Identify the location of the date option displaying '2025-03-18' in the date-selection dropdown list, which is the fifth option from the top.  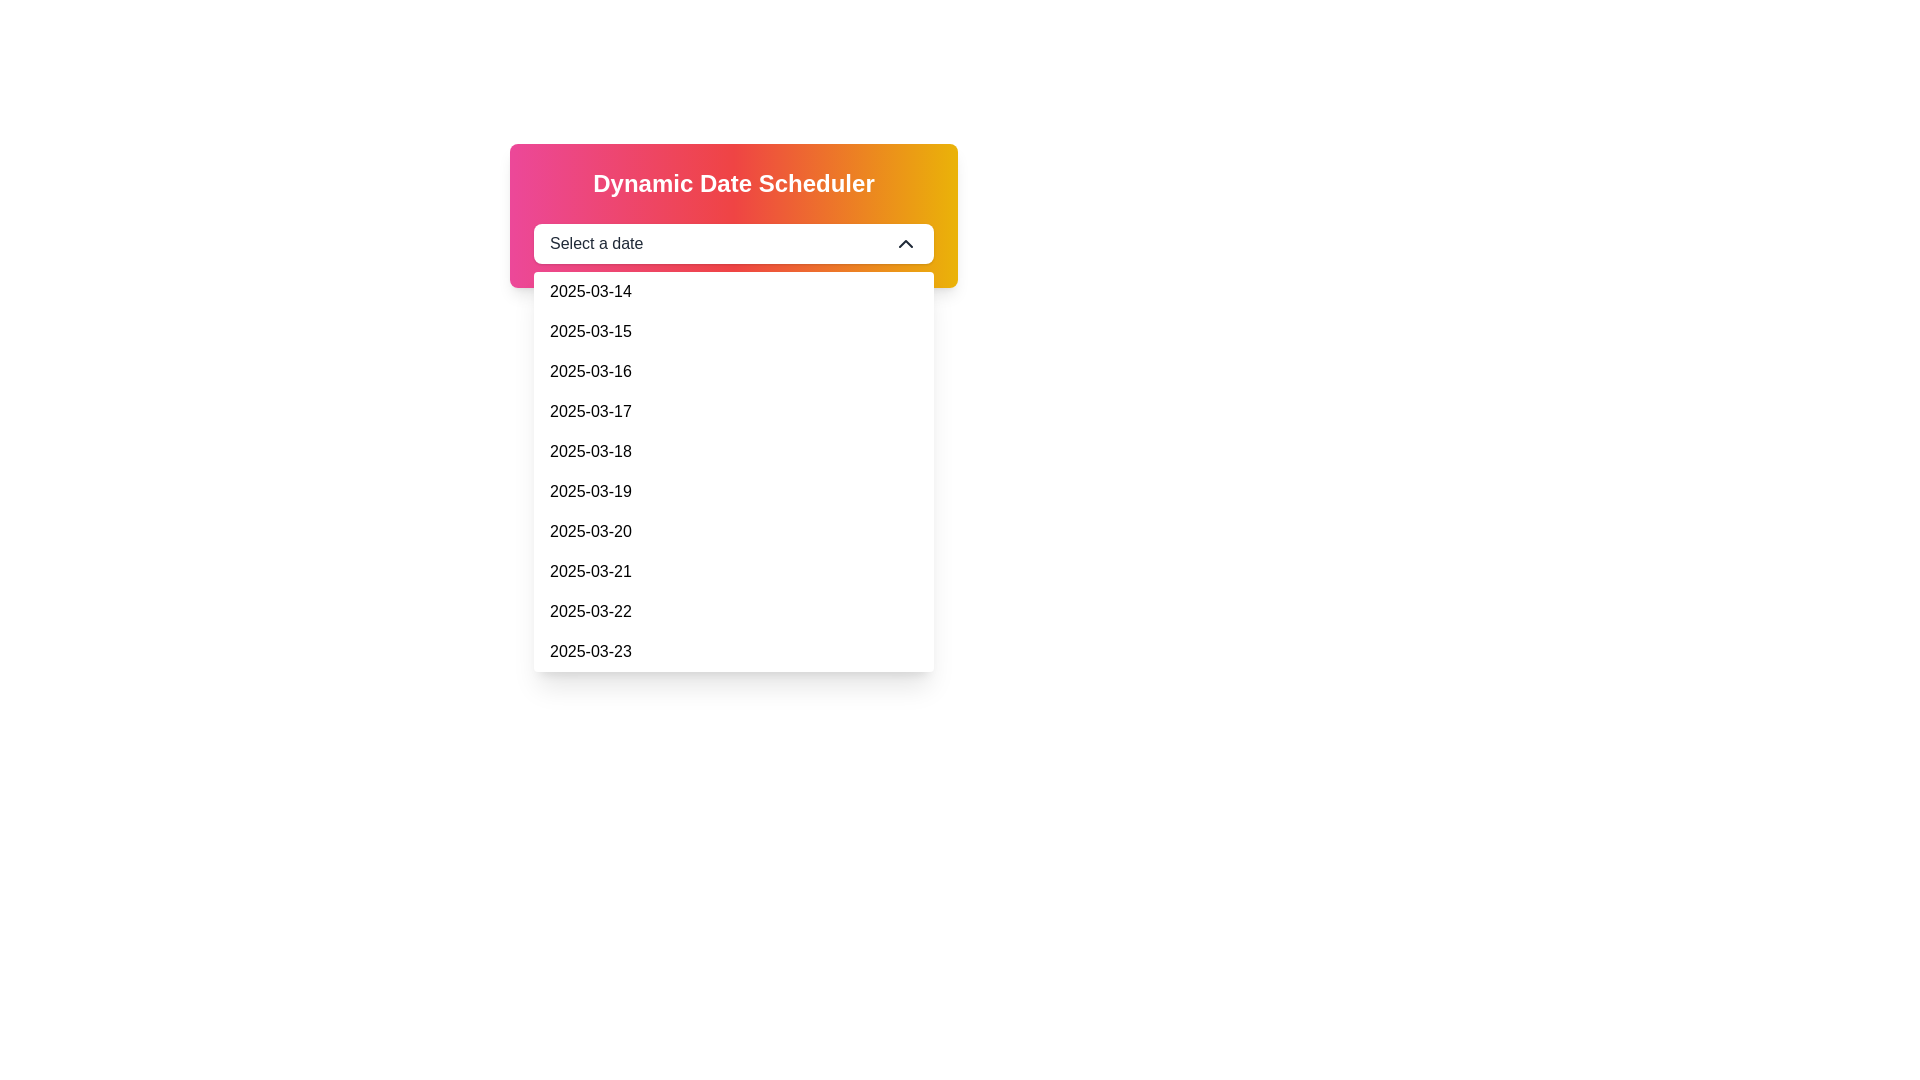
(589, 451).